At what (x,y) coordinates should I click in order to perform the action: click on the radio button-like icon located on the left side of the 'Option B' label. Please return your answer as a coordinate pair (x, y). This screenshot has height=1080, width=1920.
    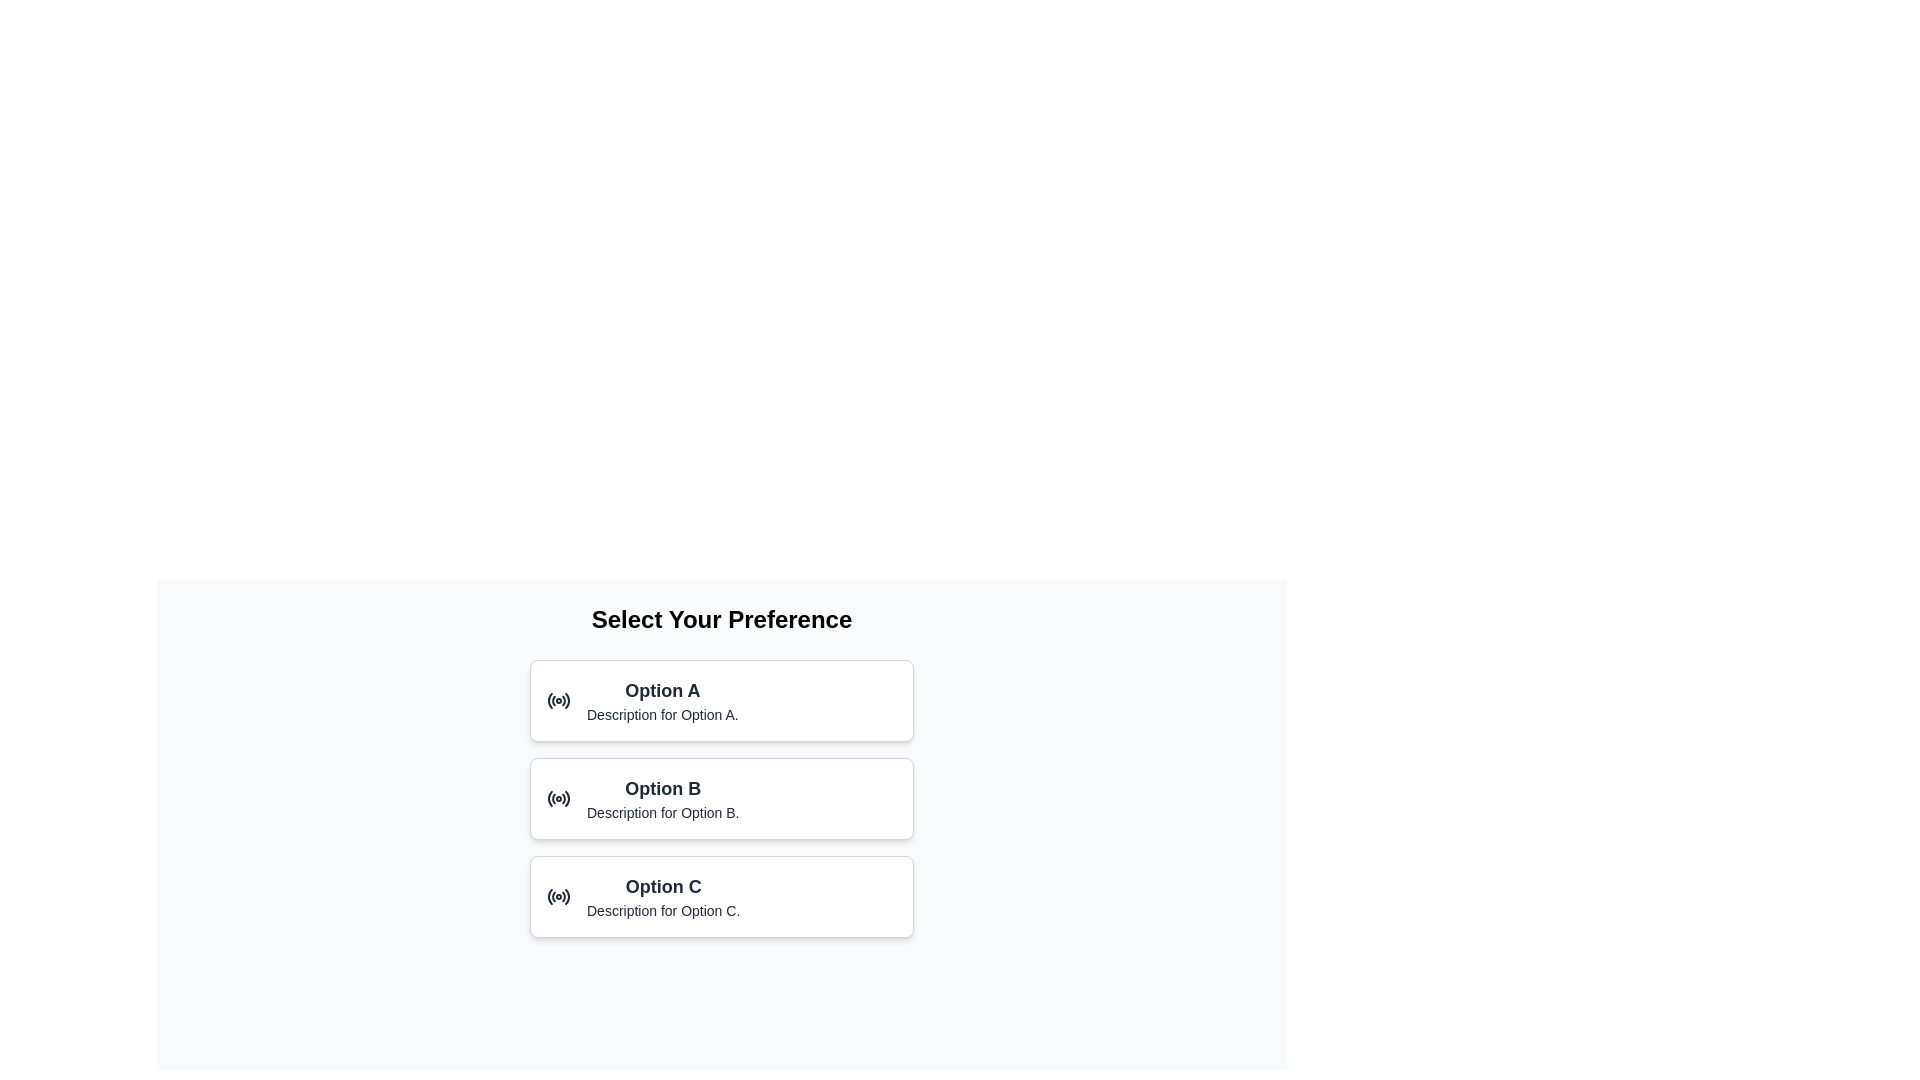
    Looking at the image, I should click on (558, 797).